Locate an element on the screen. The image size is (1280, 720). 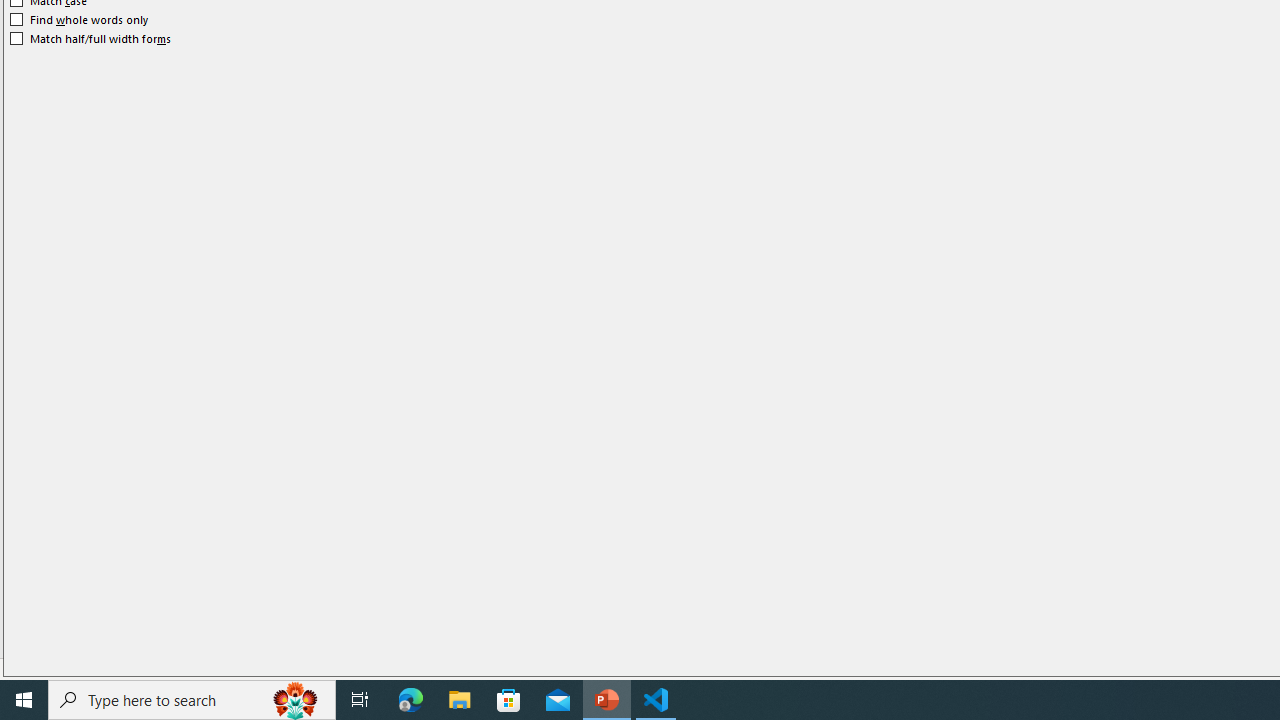
'Match half/full width forms' is located at coordinates (90, 38).